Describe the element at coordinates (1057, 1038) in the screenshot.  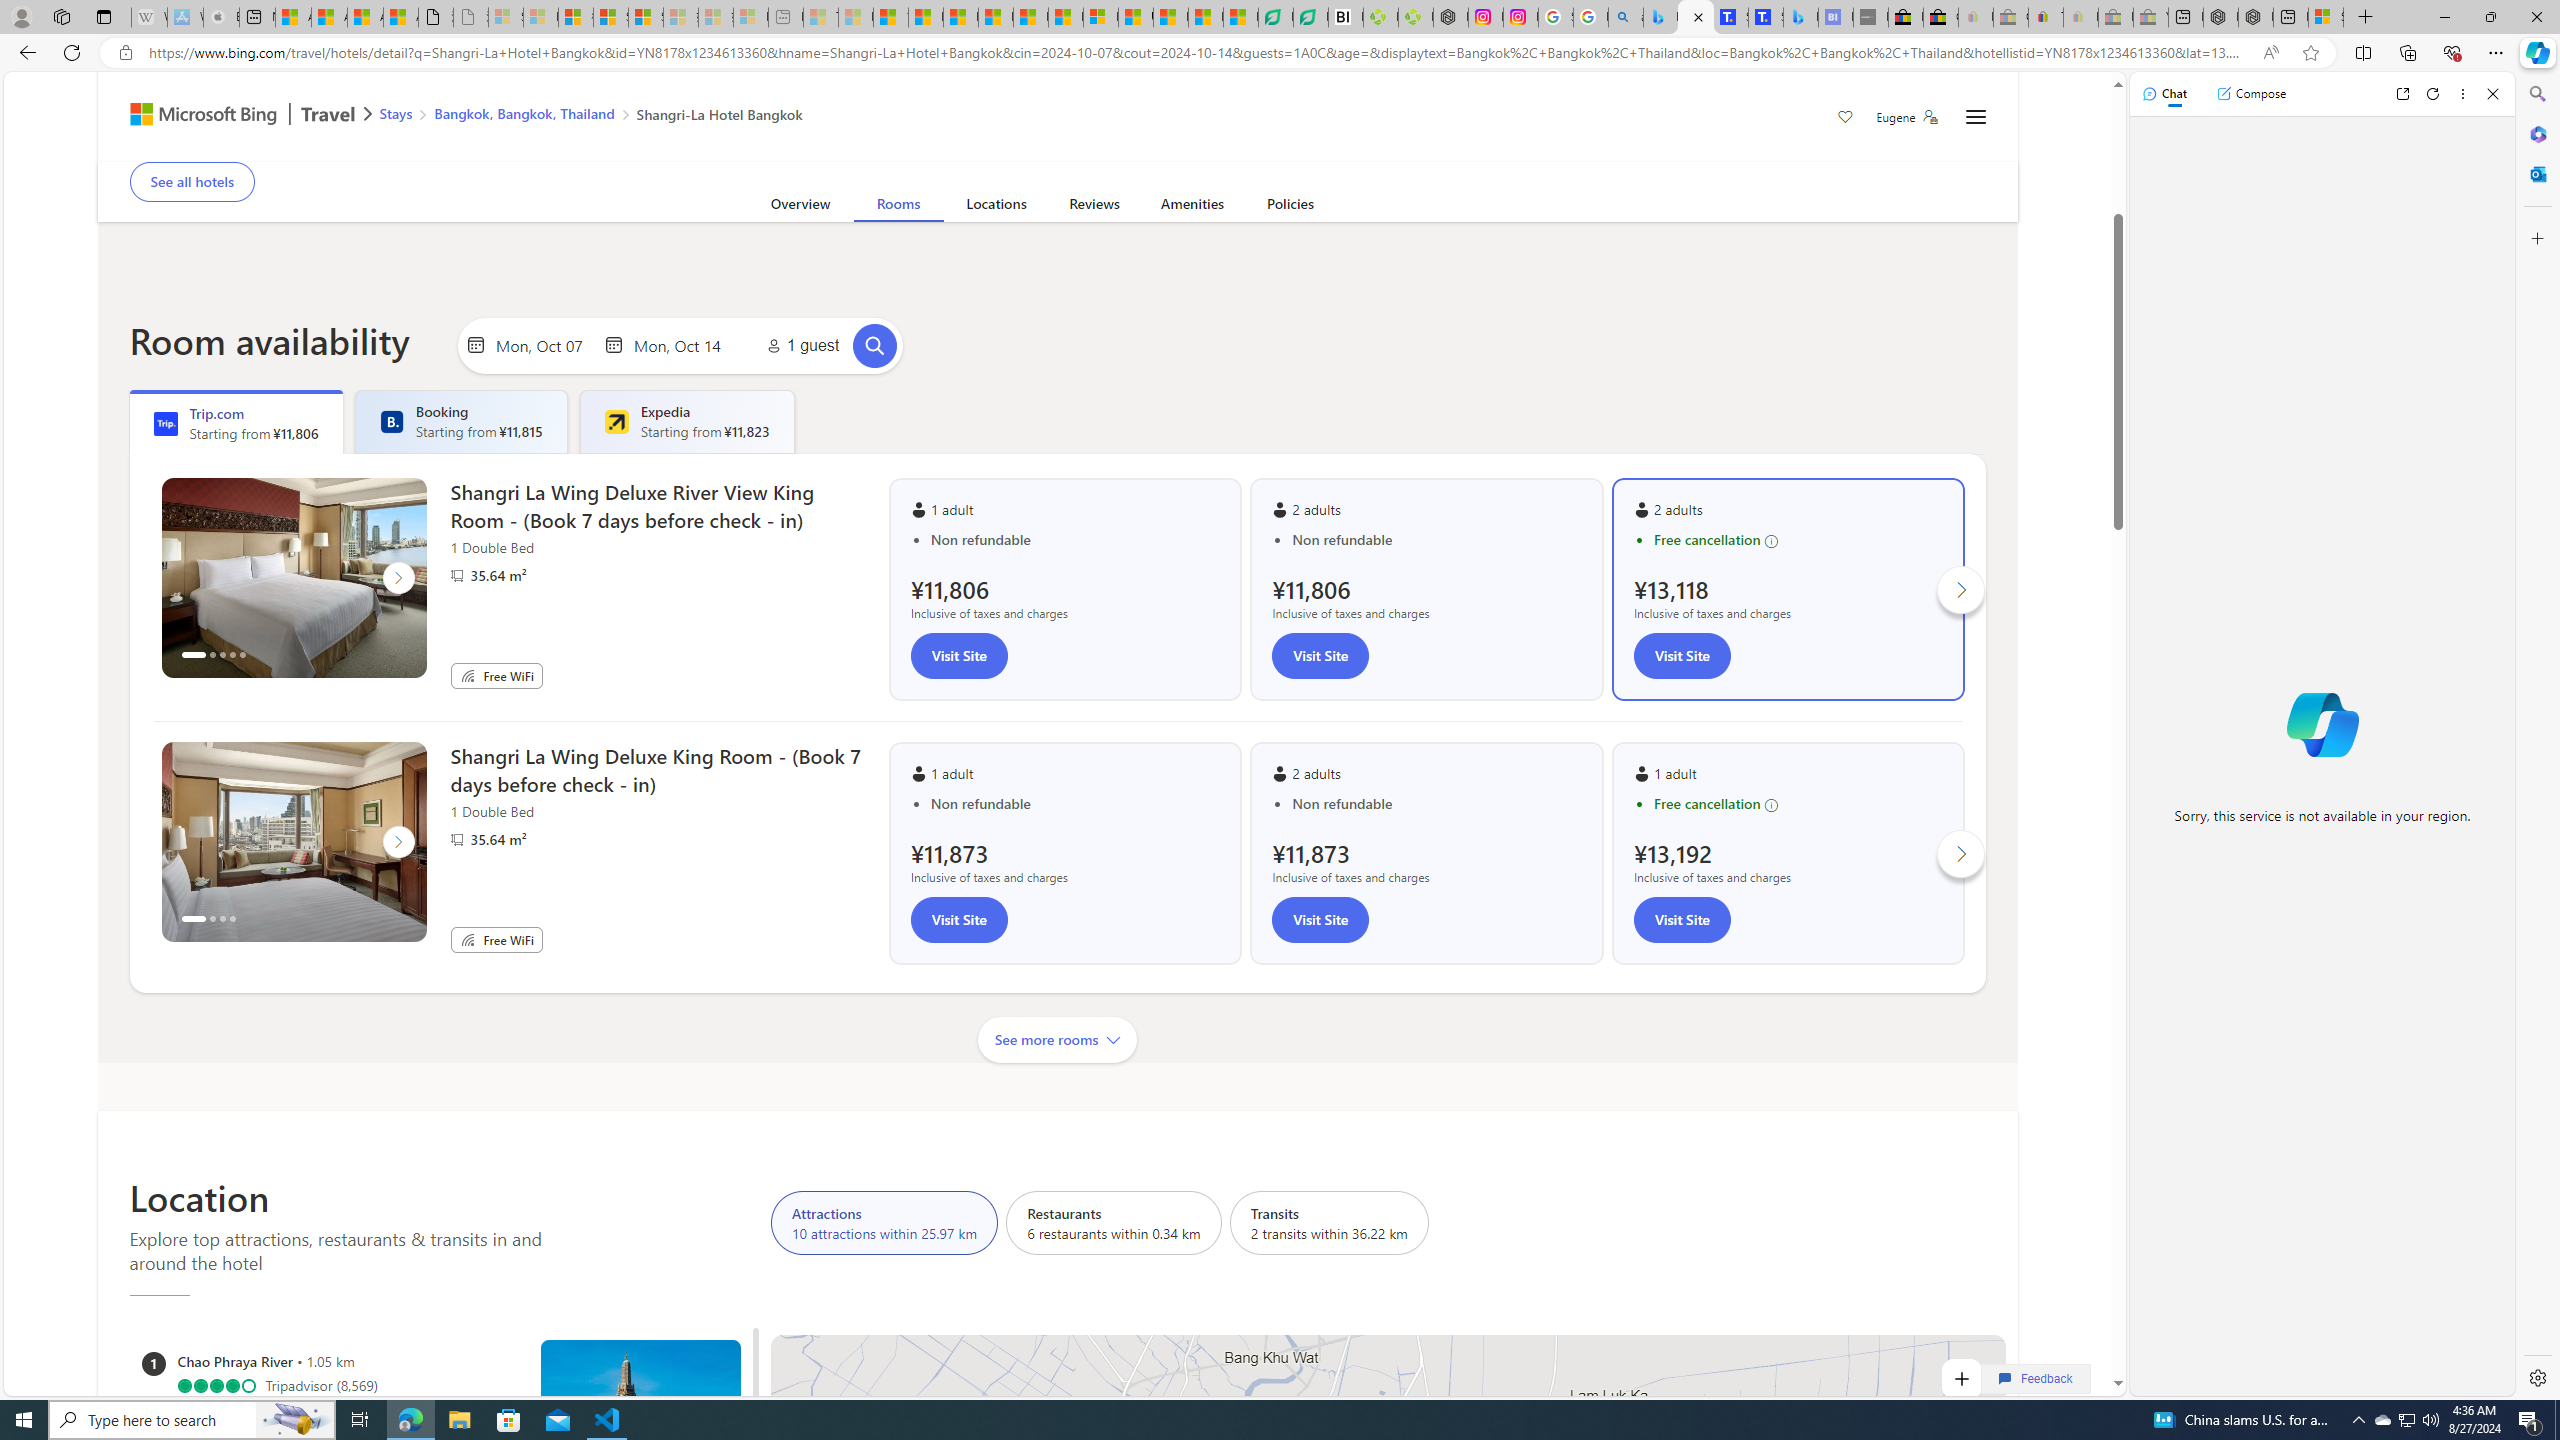
I see `'See more rooms'` at that location.